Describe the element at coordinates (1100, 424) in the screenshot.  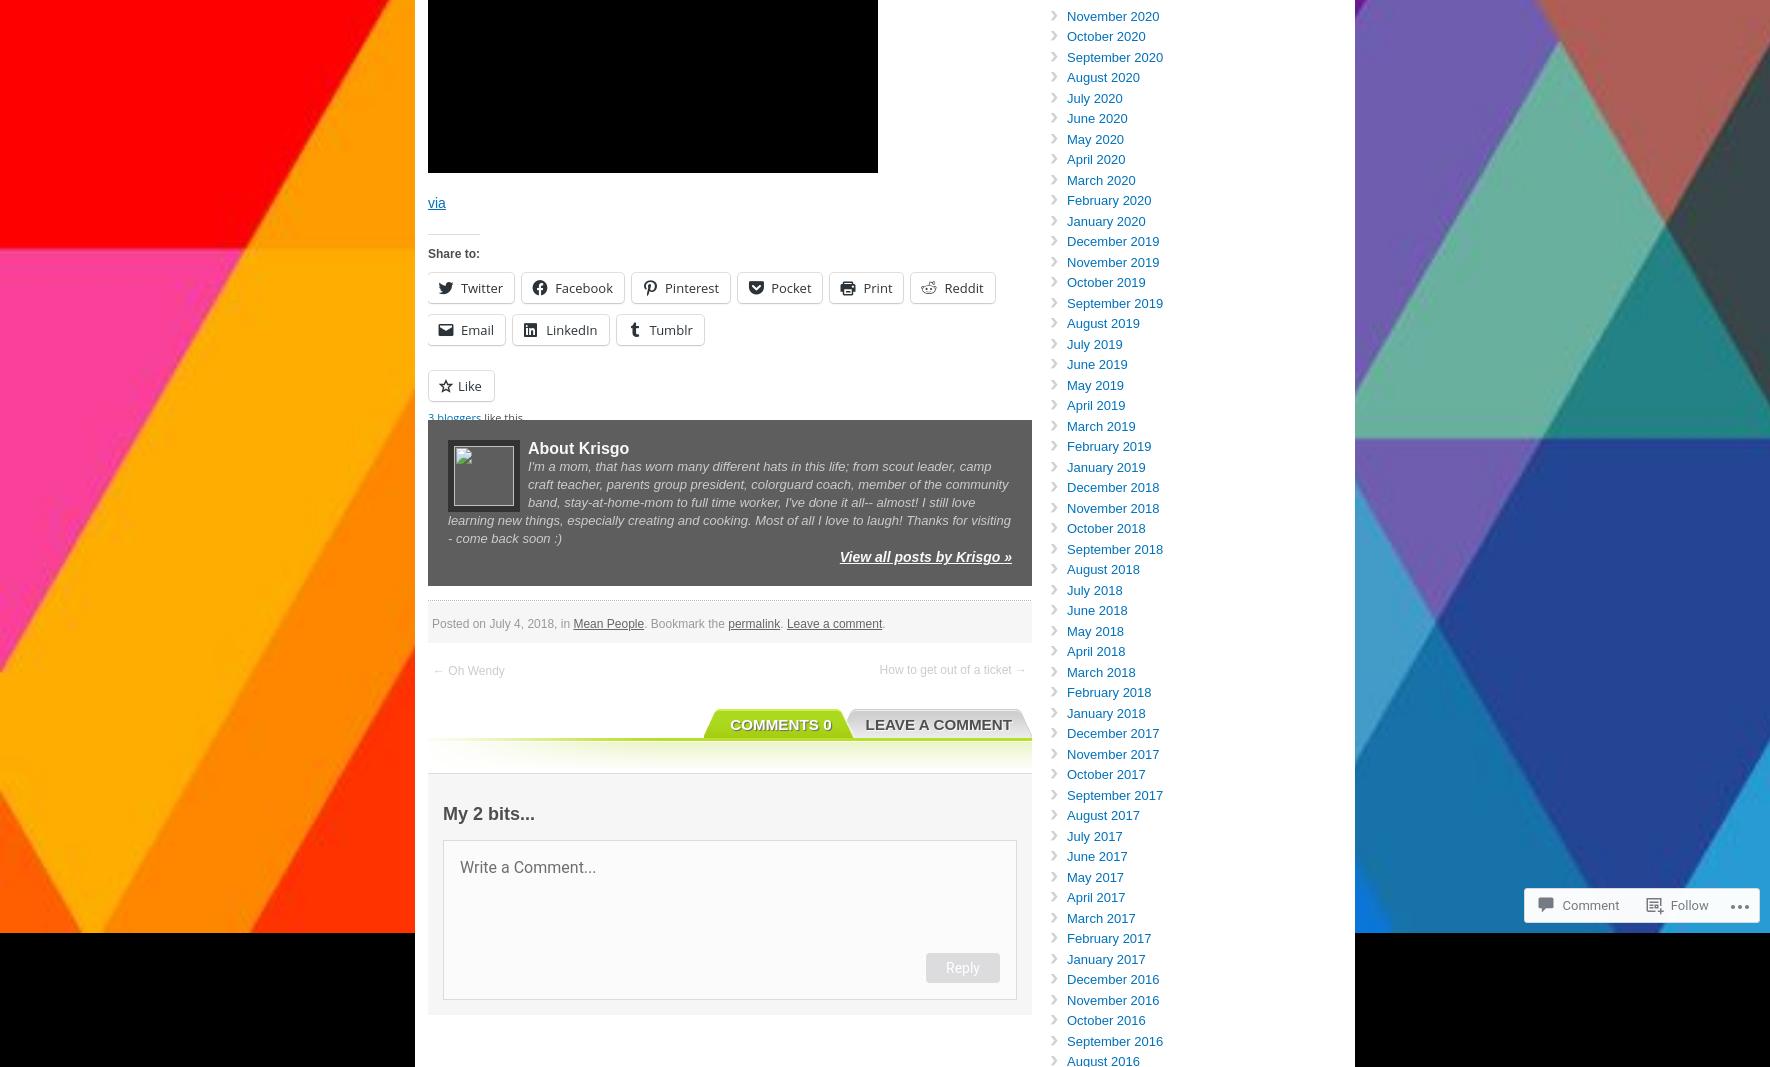
I see `'March 2019'` at that location.